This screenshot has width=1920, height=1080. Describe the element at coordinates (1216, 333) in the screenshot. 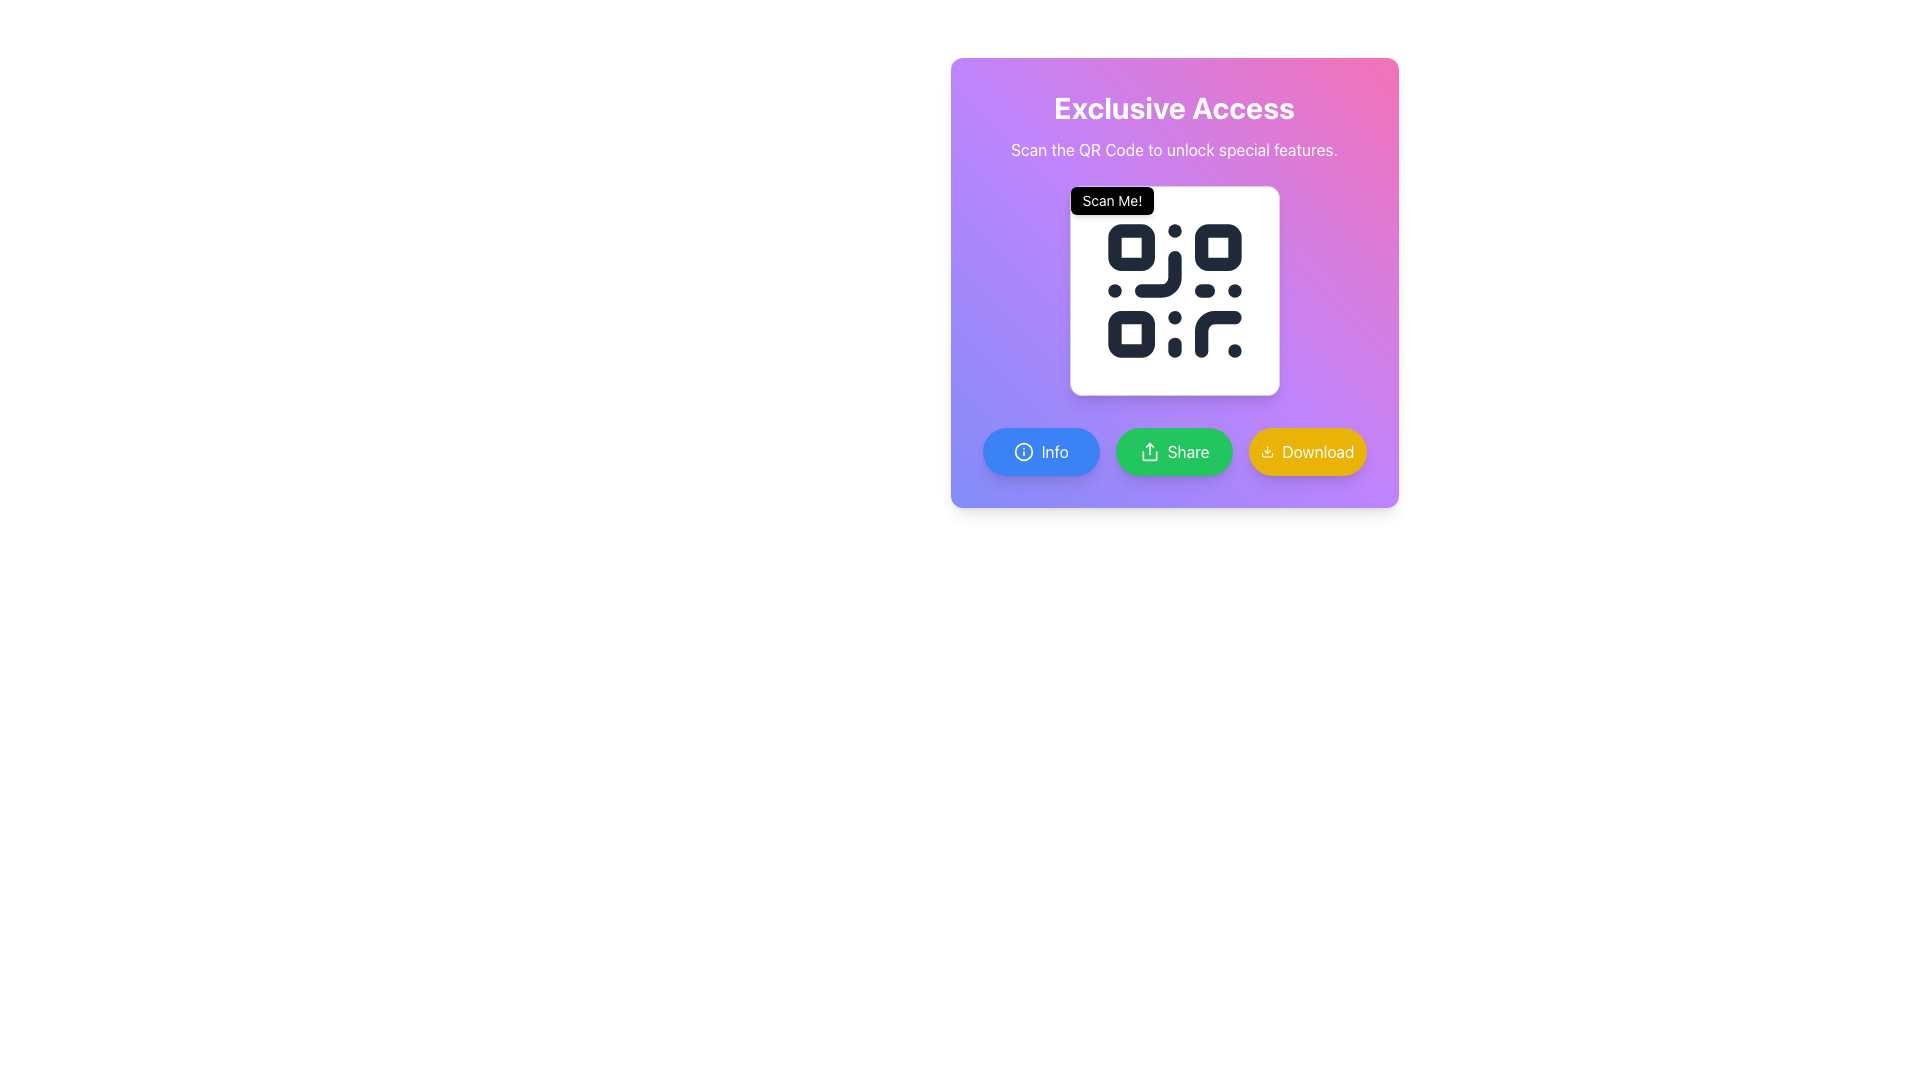

I see `the right-aligned, curved line segment that is part of the QR code illustration, located in the lower right quadrant of the design` at that location.